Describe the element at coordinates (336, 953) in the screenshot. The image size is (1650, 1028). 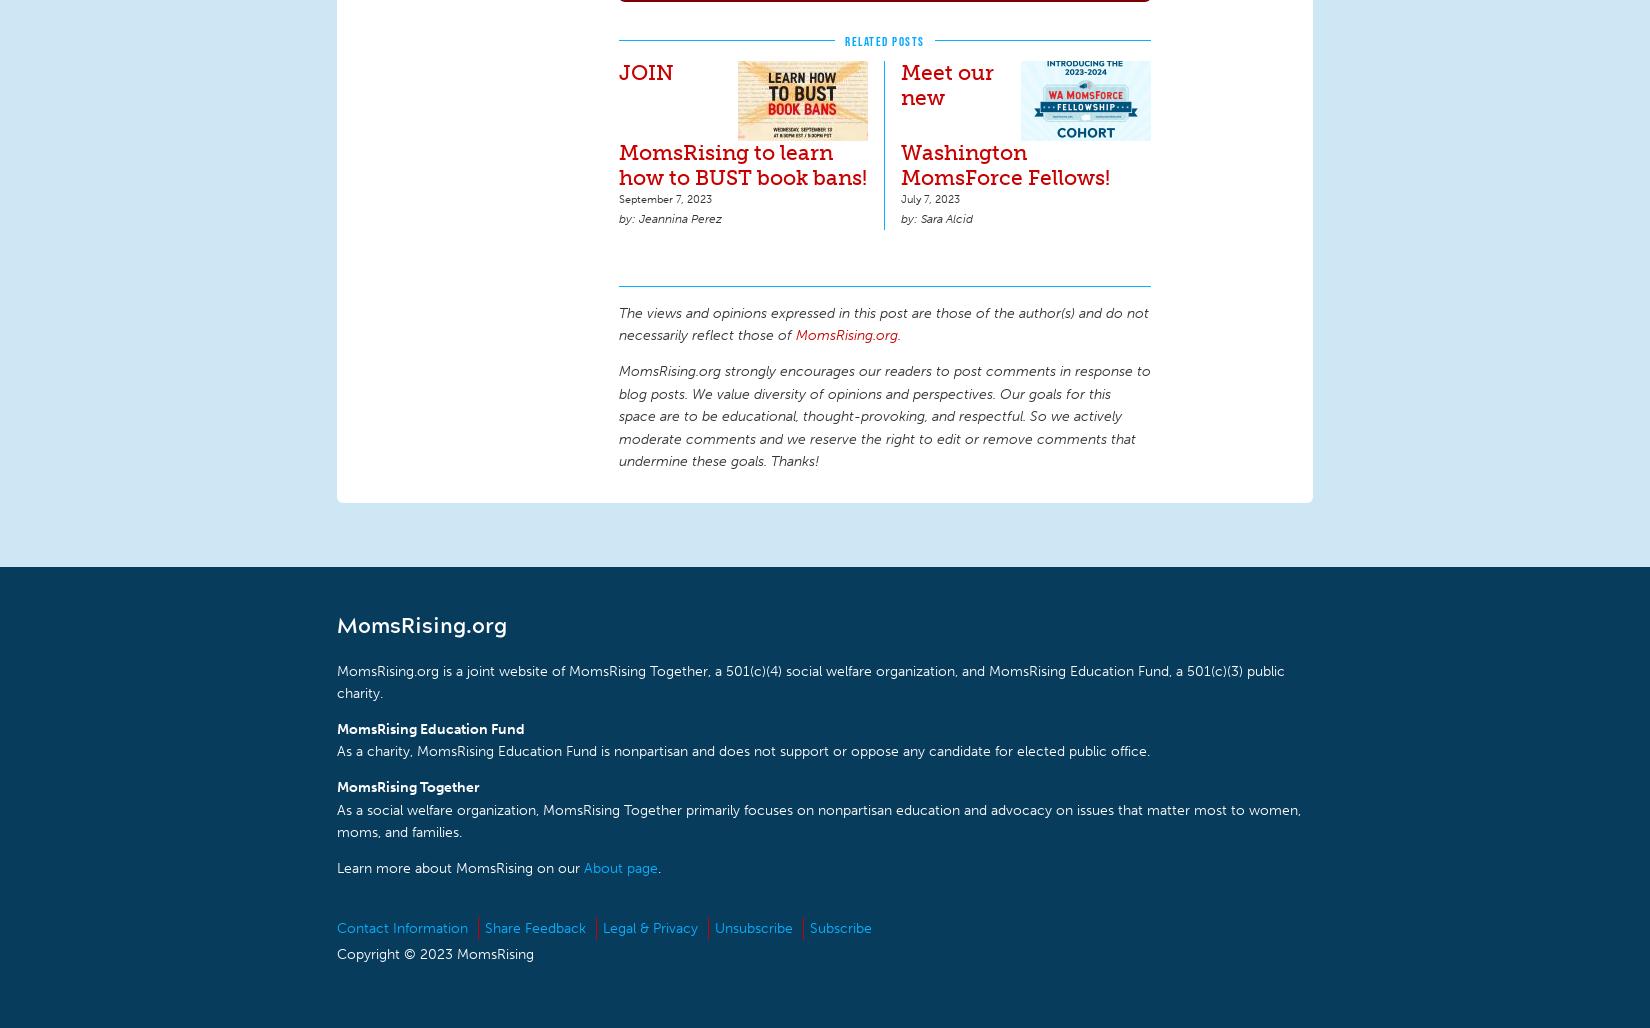
I see `'Copyright © 2023 MomsRising'` at that location.